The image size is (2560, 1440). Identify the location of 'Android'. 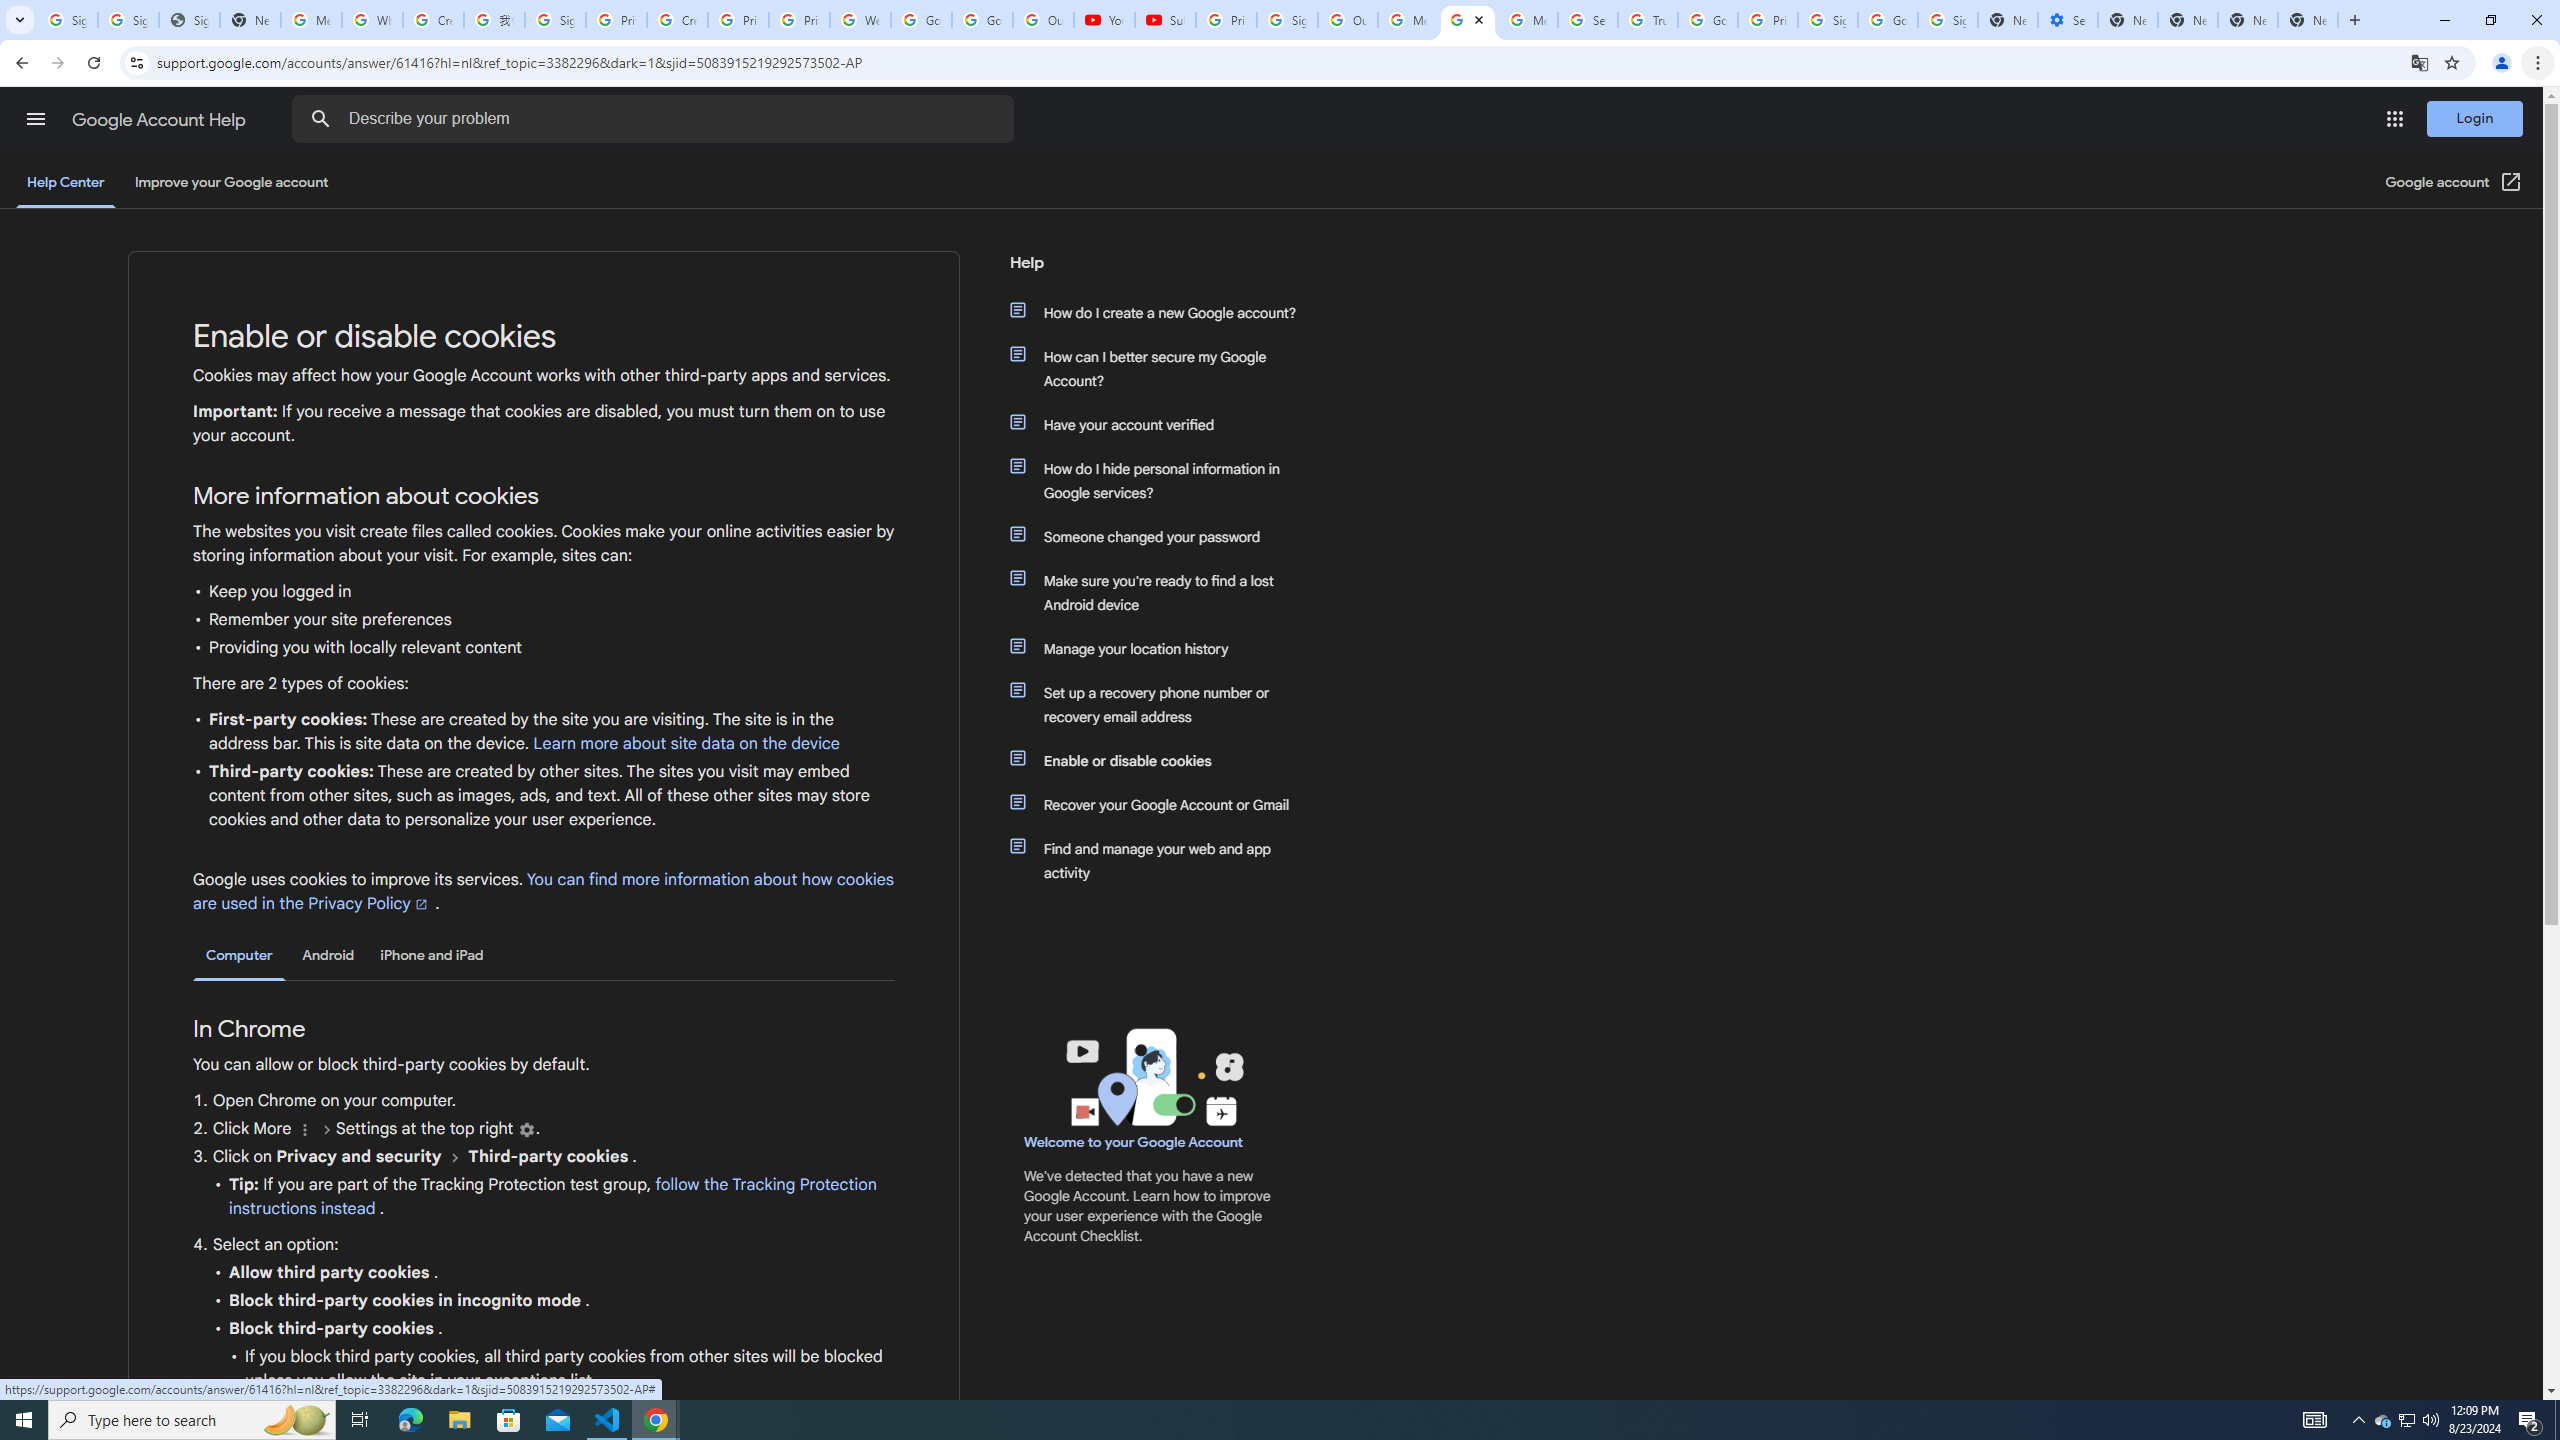
(327, 954).